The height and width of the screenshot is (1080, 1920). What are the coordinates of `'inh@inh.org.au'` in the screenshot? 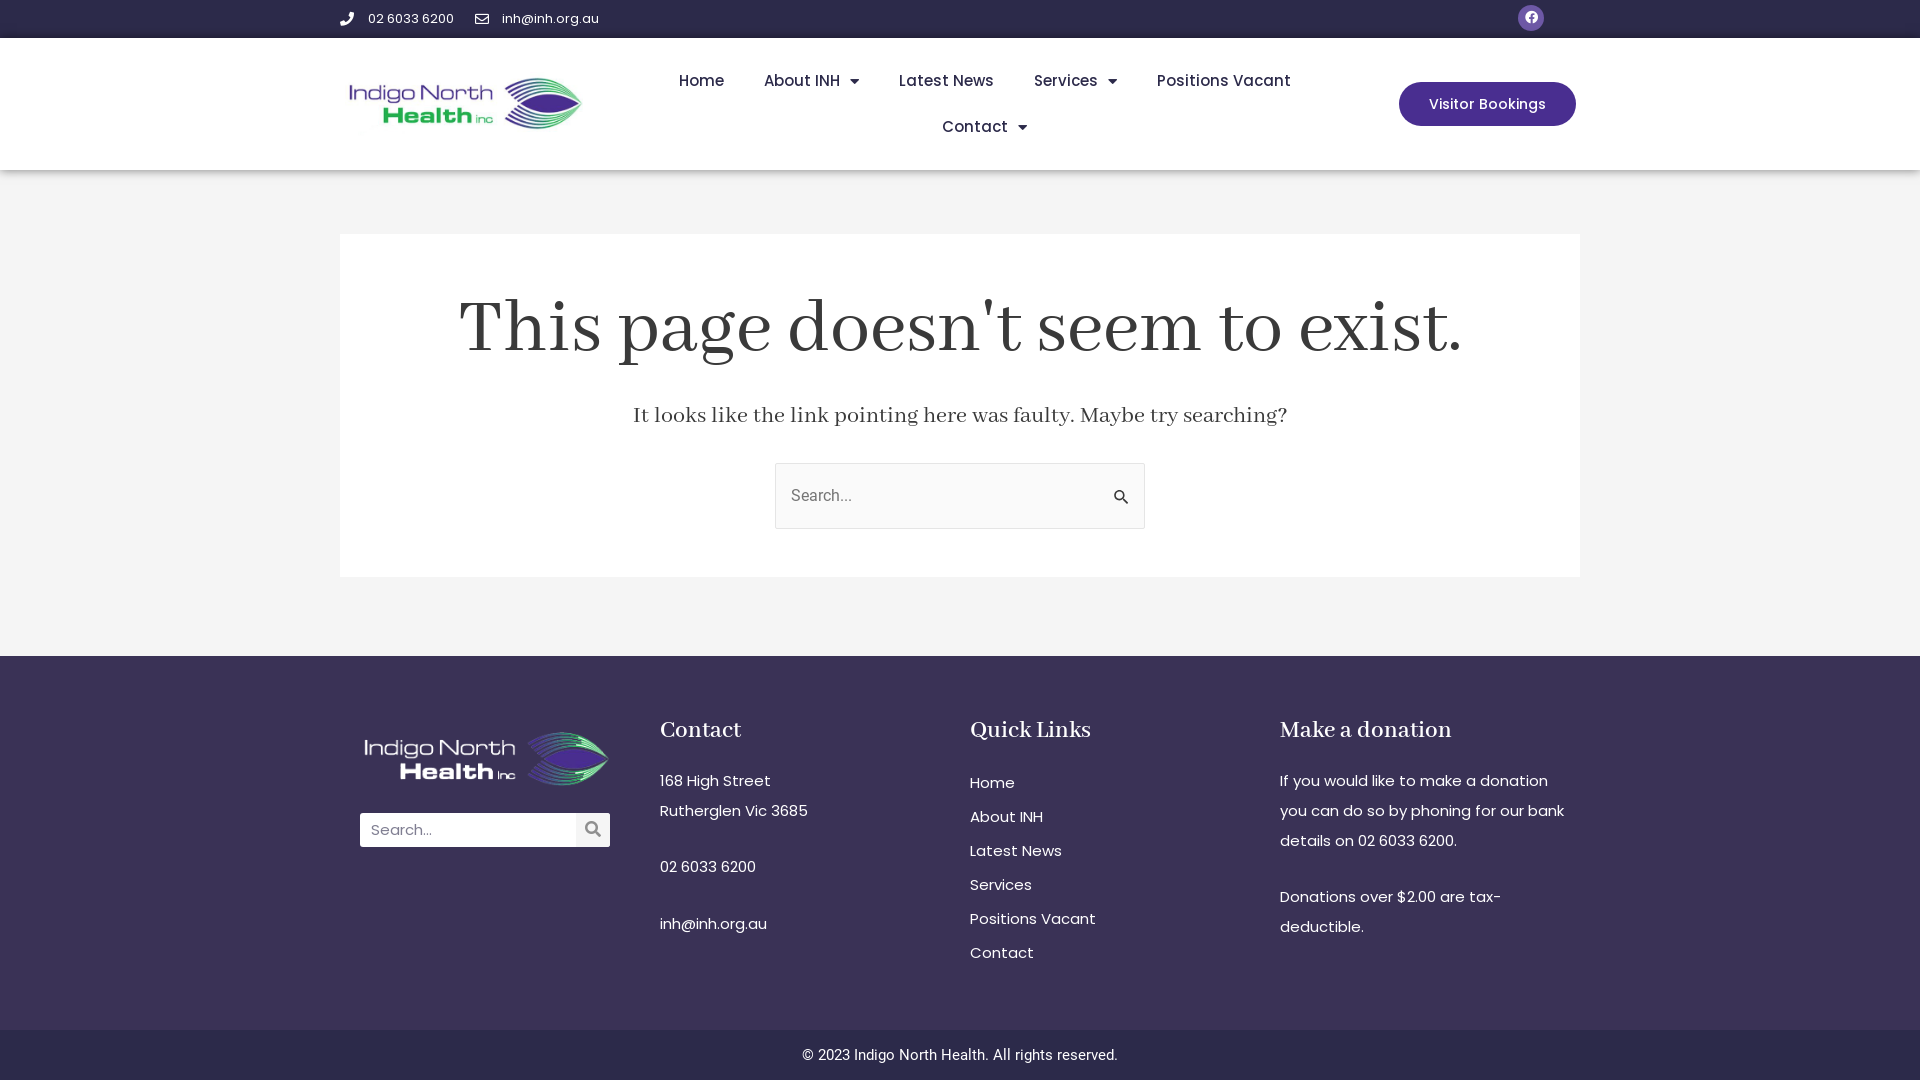 It's located at (713, 922).